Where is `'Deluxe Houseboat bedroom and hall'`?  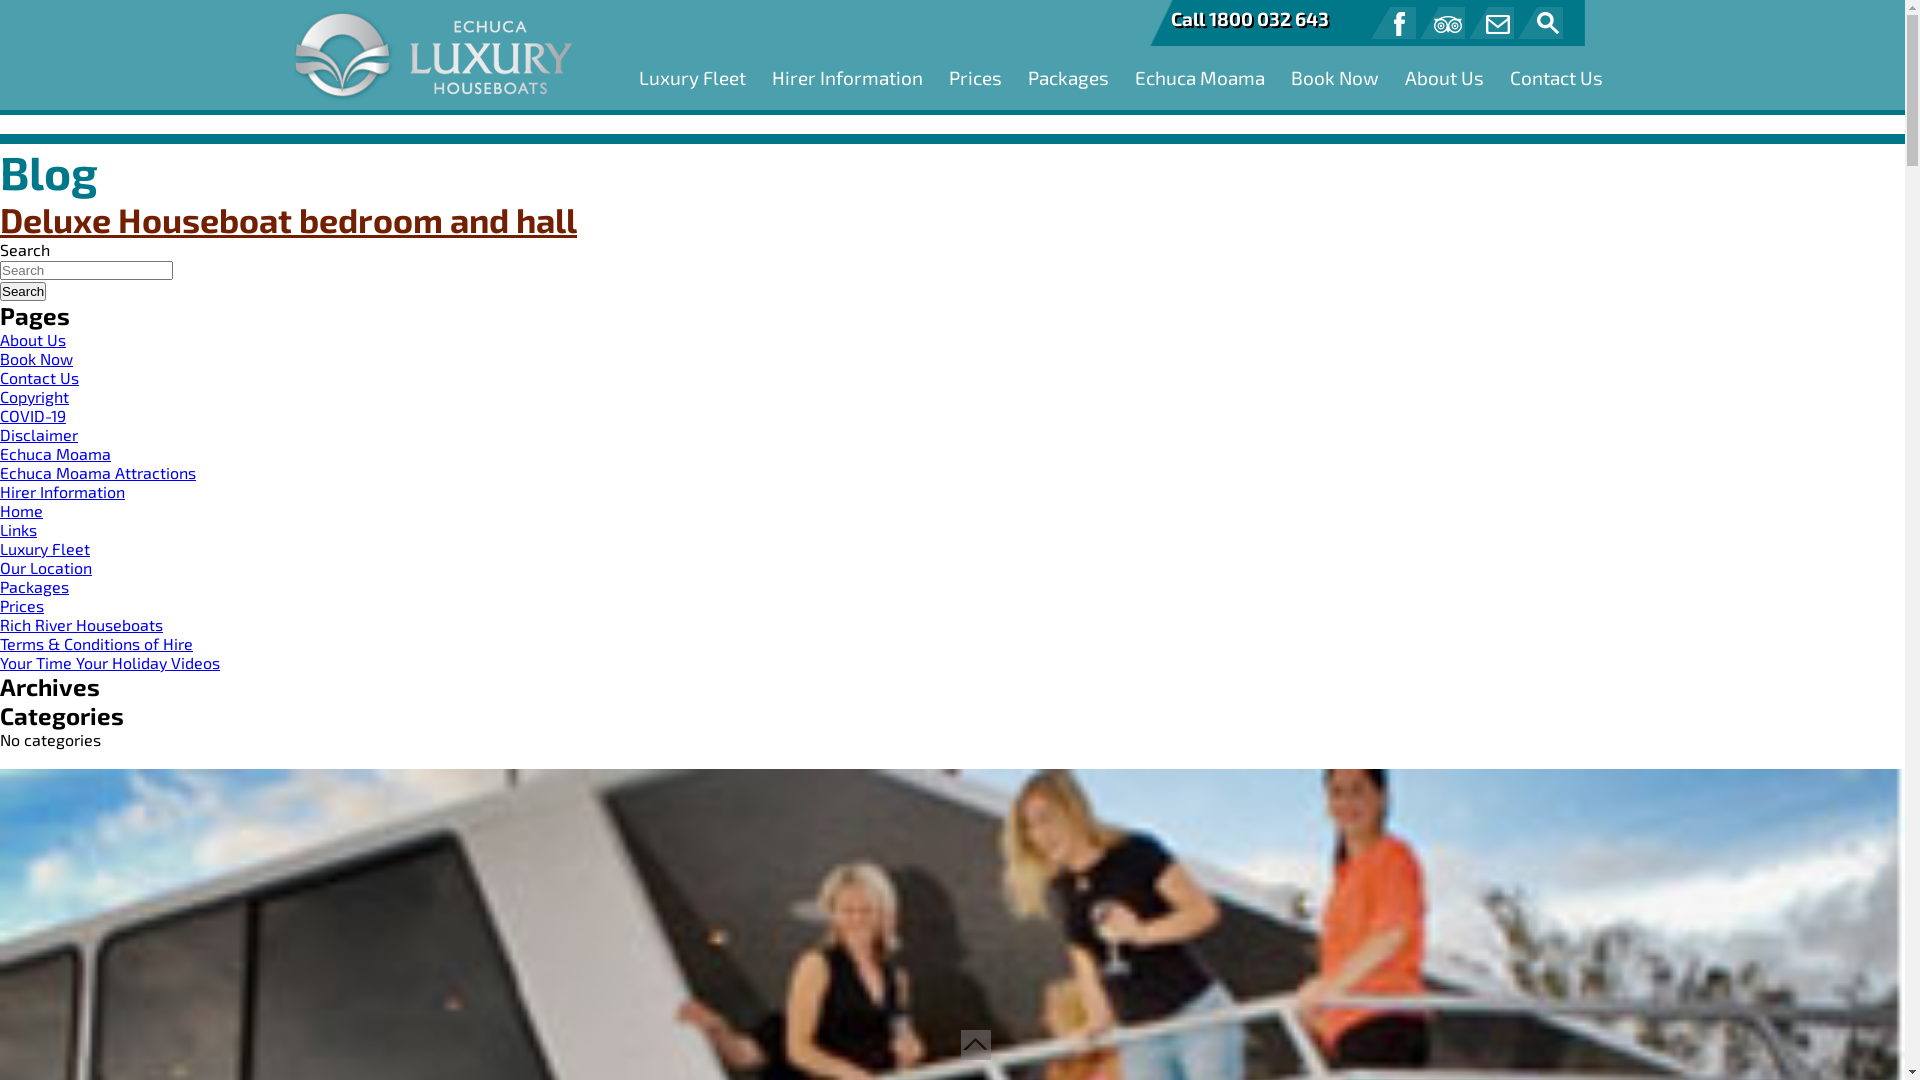
'Deluxe Houseboat bedroom and hall' is located at coordinates (287, 219).